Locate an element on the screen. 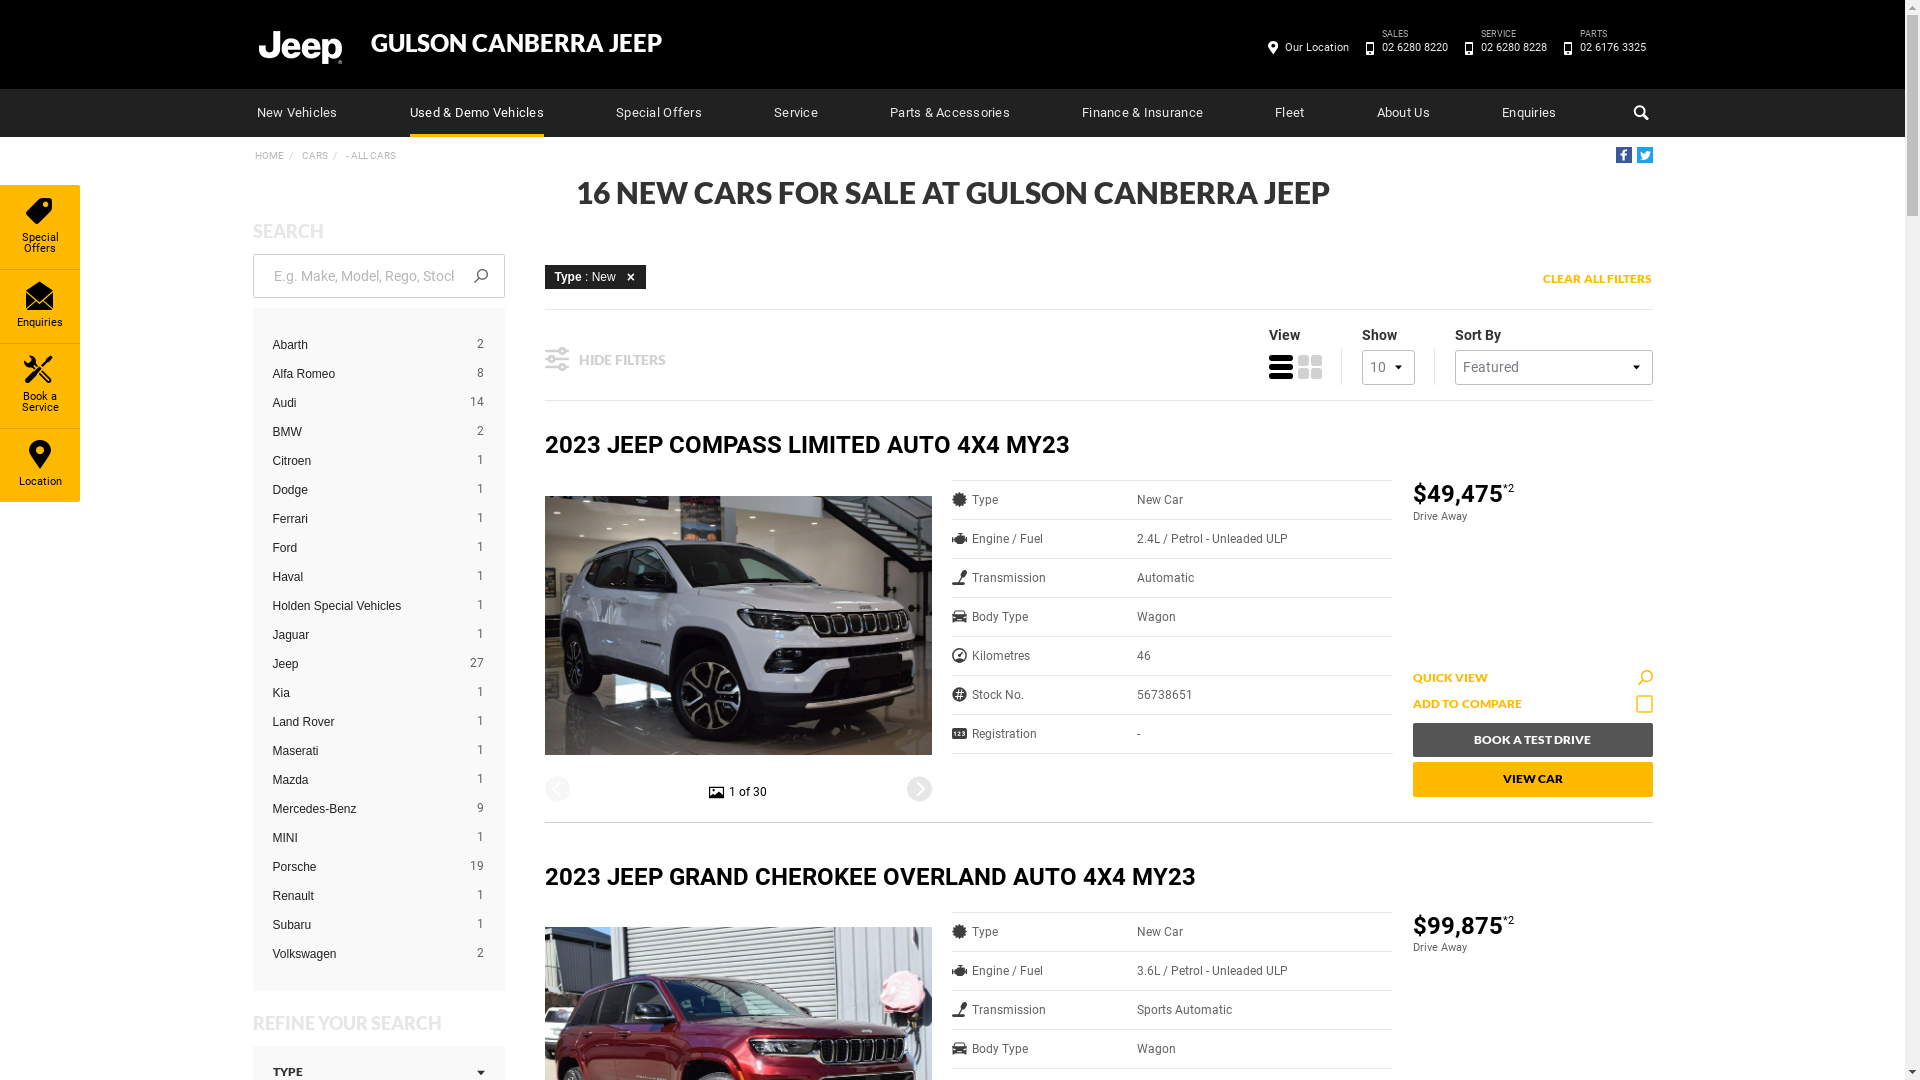  'Dodge' is located at coordinates (363, 489).